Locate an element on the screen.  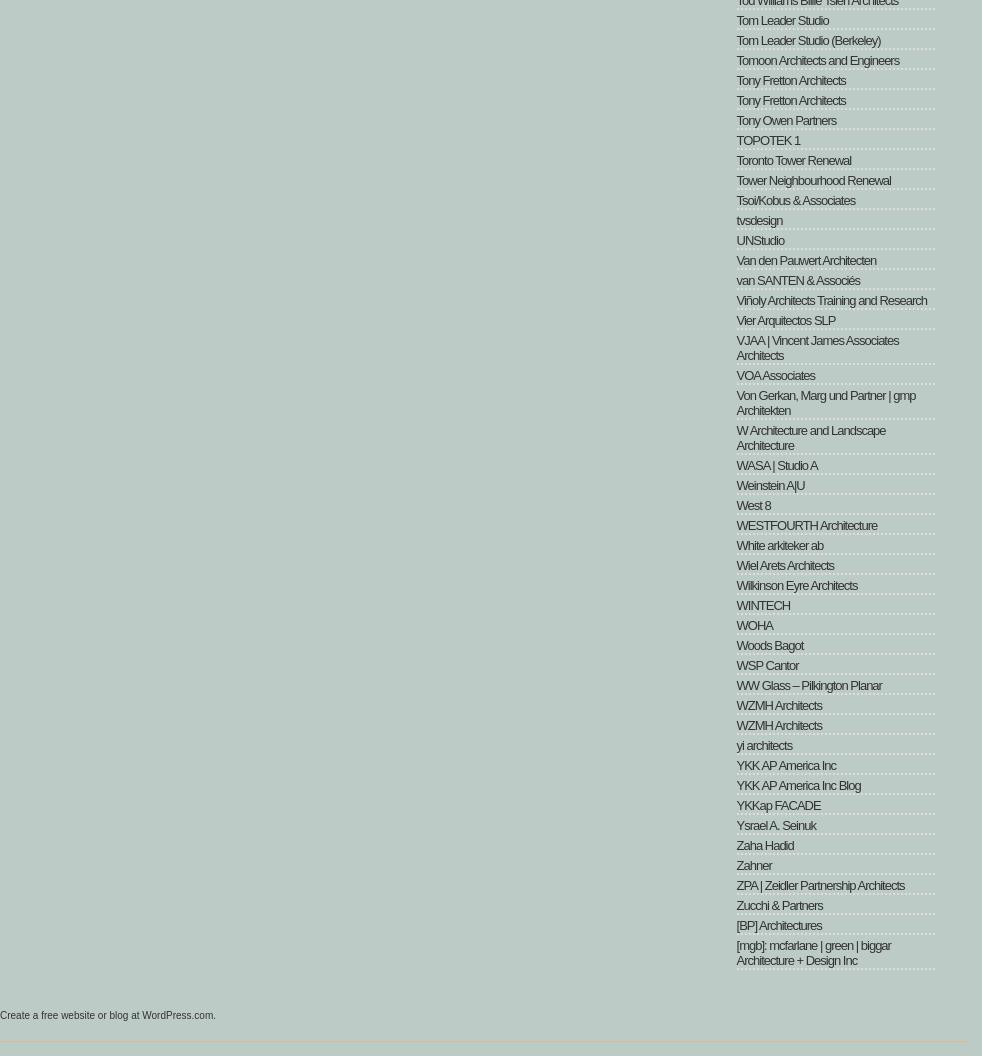
'WOHA' is located at coordinates (753, 624).